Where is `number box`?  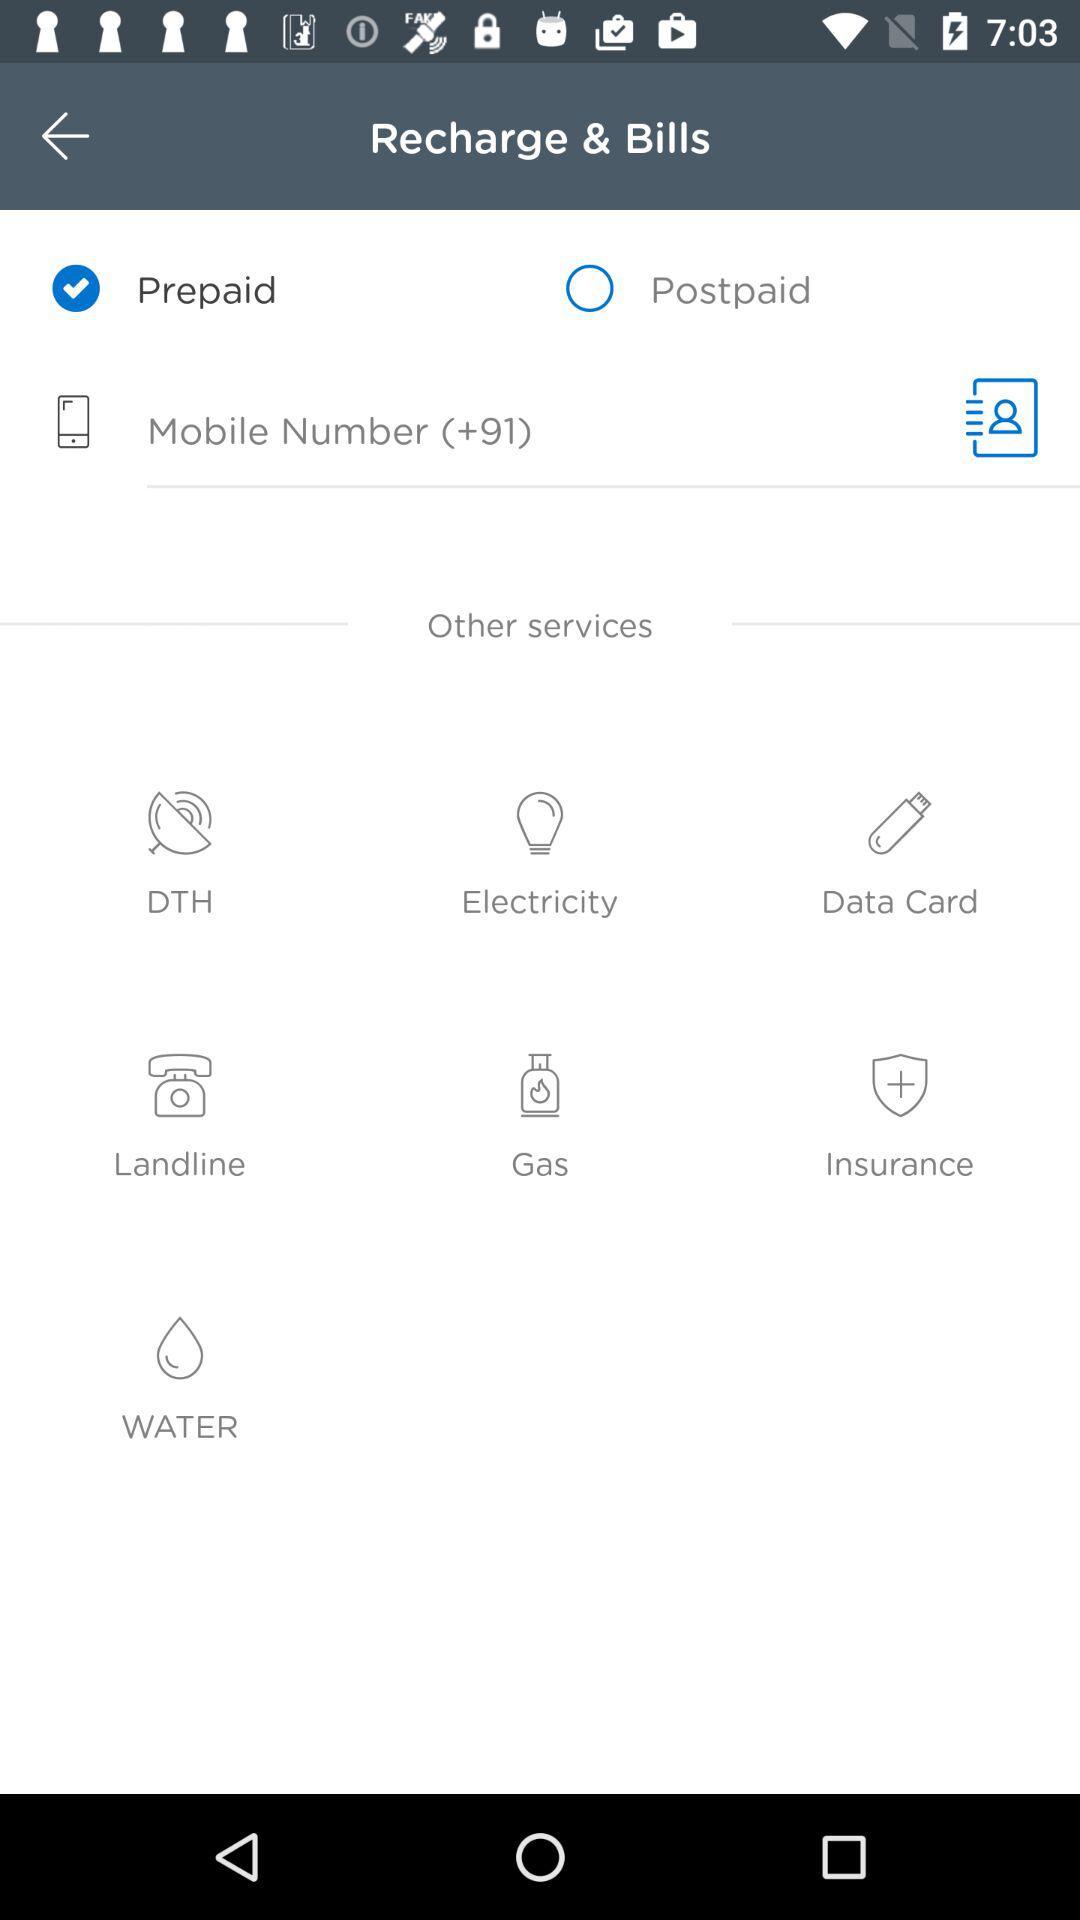
number box is located at coordinates (472, 432).